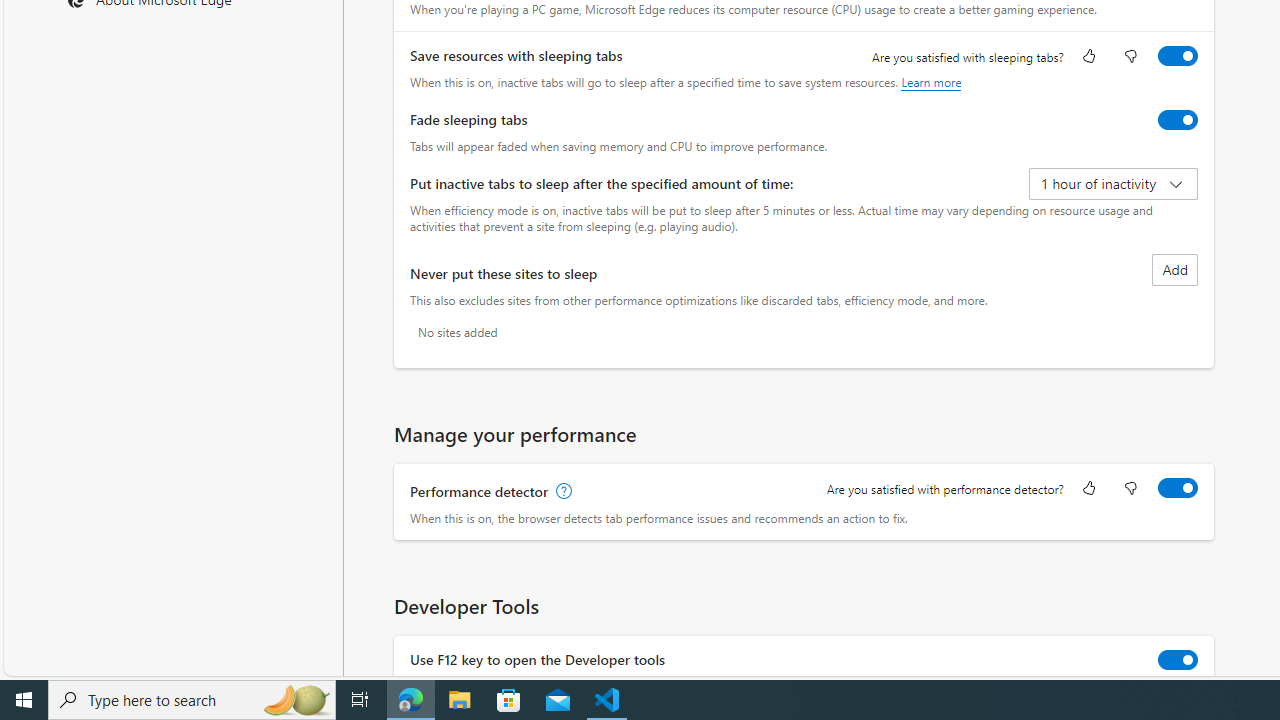  What do you see at coordinates (1178, 488) in the screenshot?
I see `'Performance detector'` at bounding box center [1178, 488].